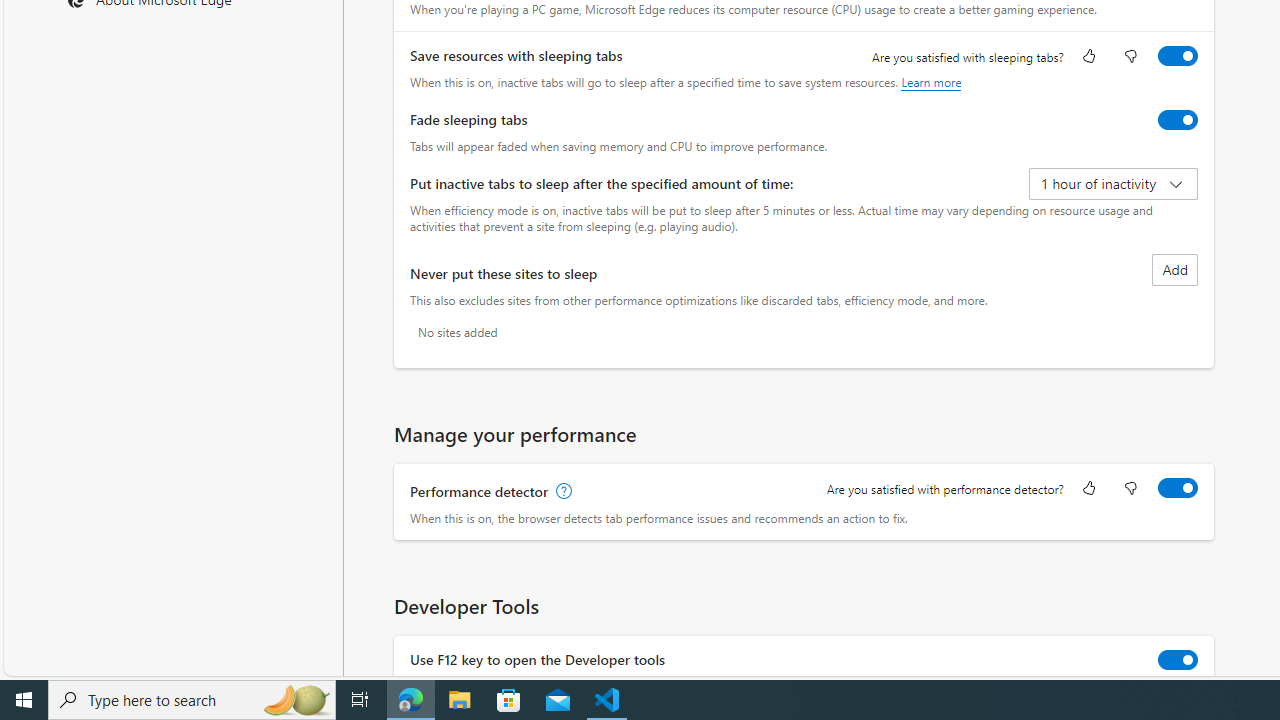  What do you see at coordinates (1178, 488) in the screenshot?
I see `'Performance detector'` at bounding box center [1178, 488].